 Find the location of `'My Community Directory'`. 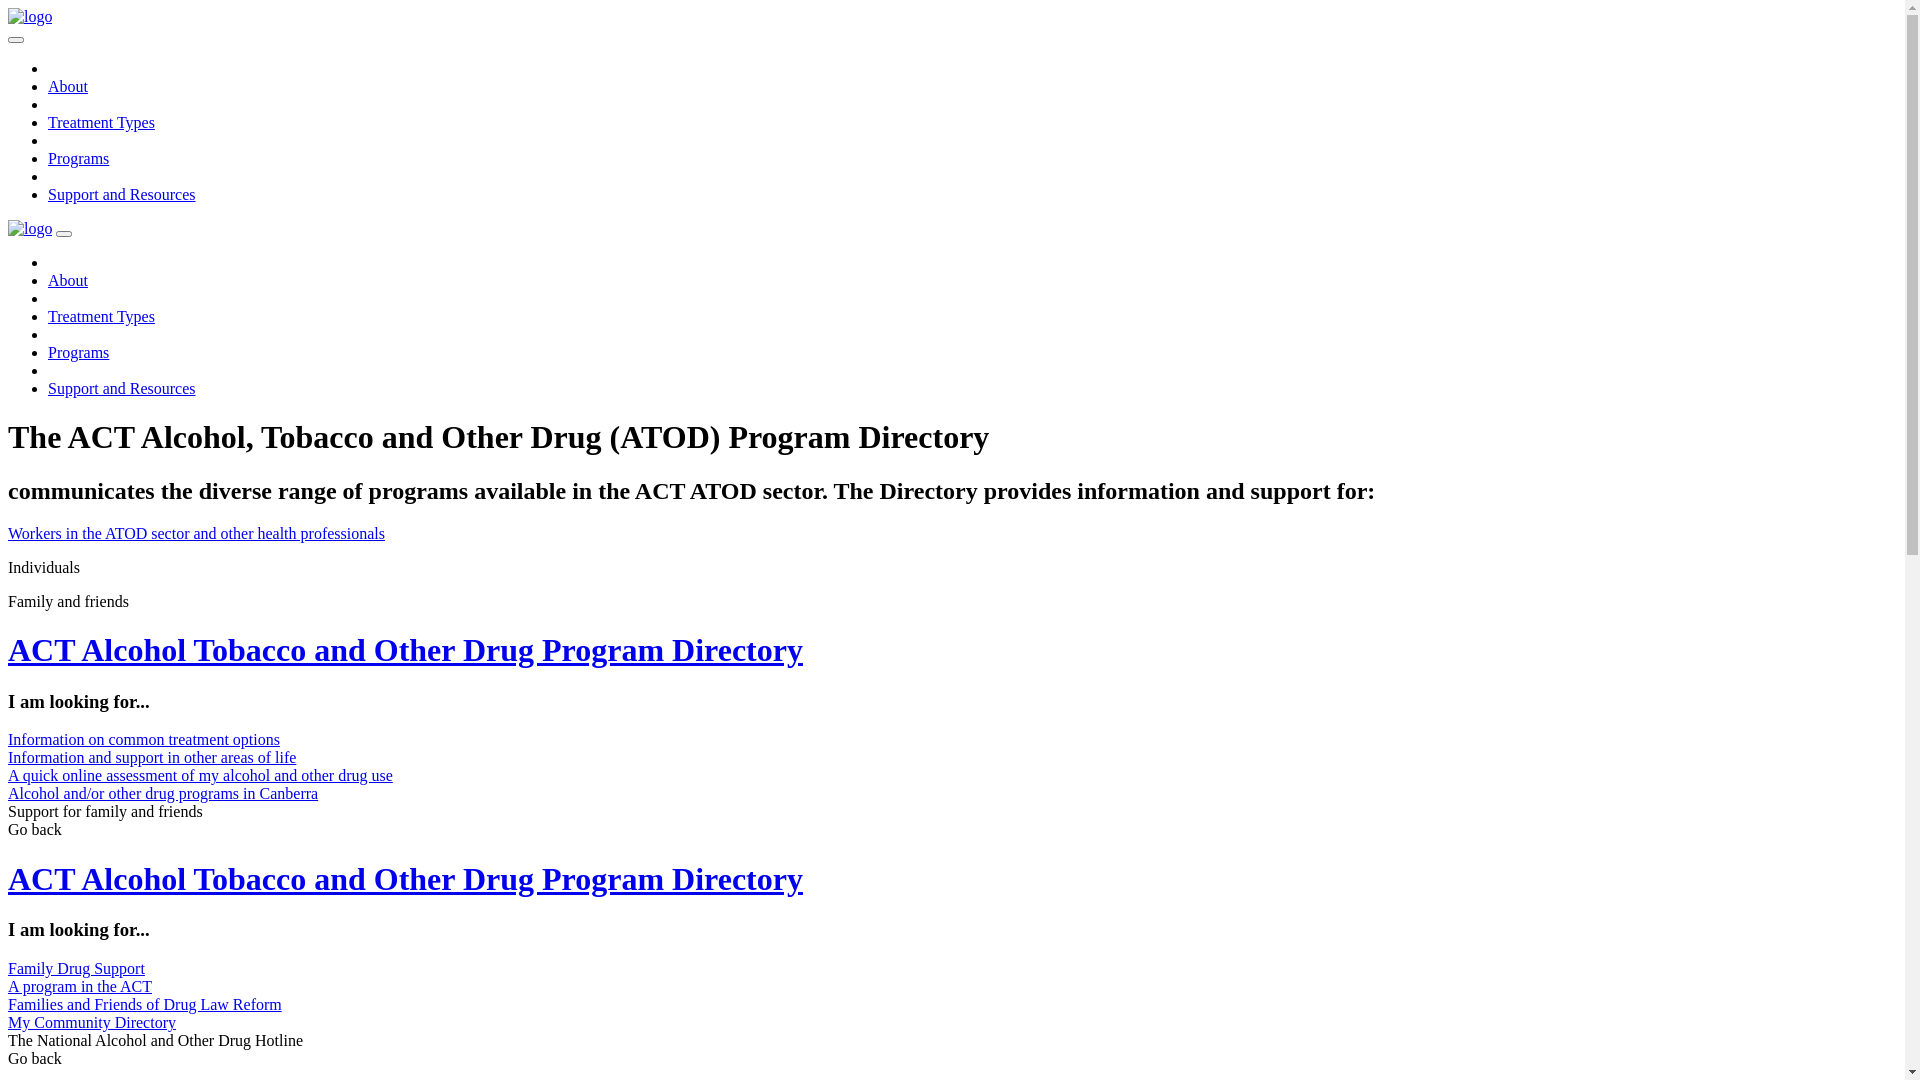

'My Community Directory' is located at coordinates (90, 1022).